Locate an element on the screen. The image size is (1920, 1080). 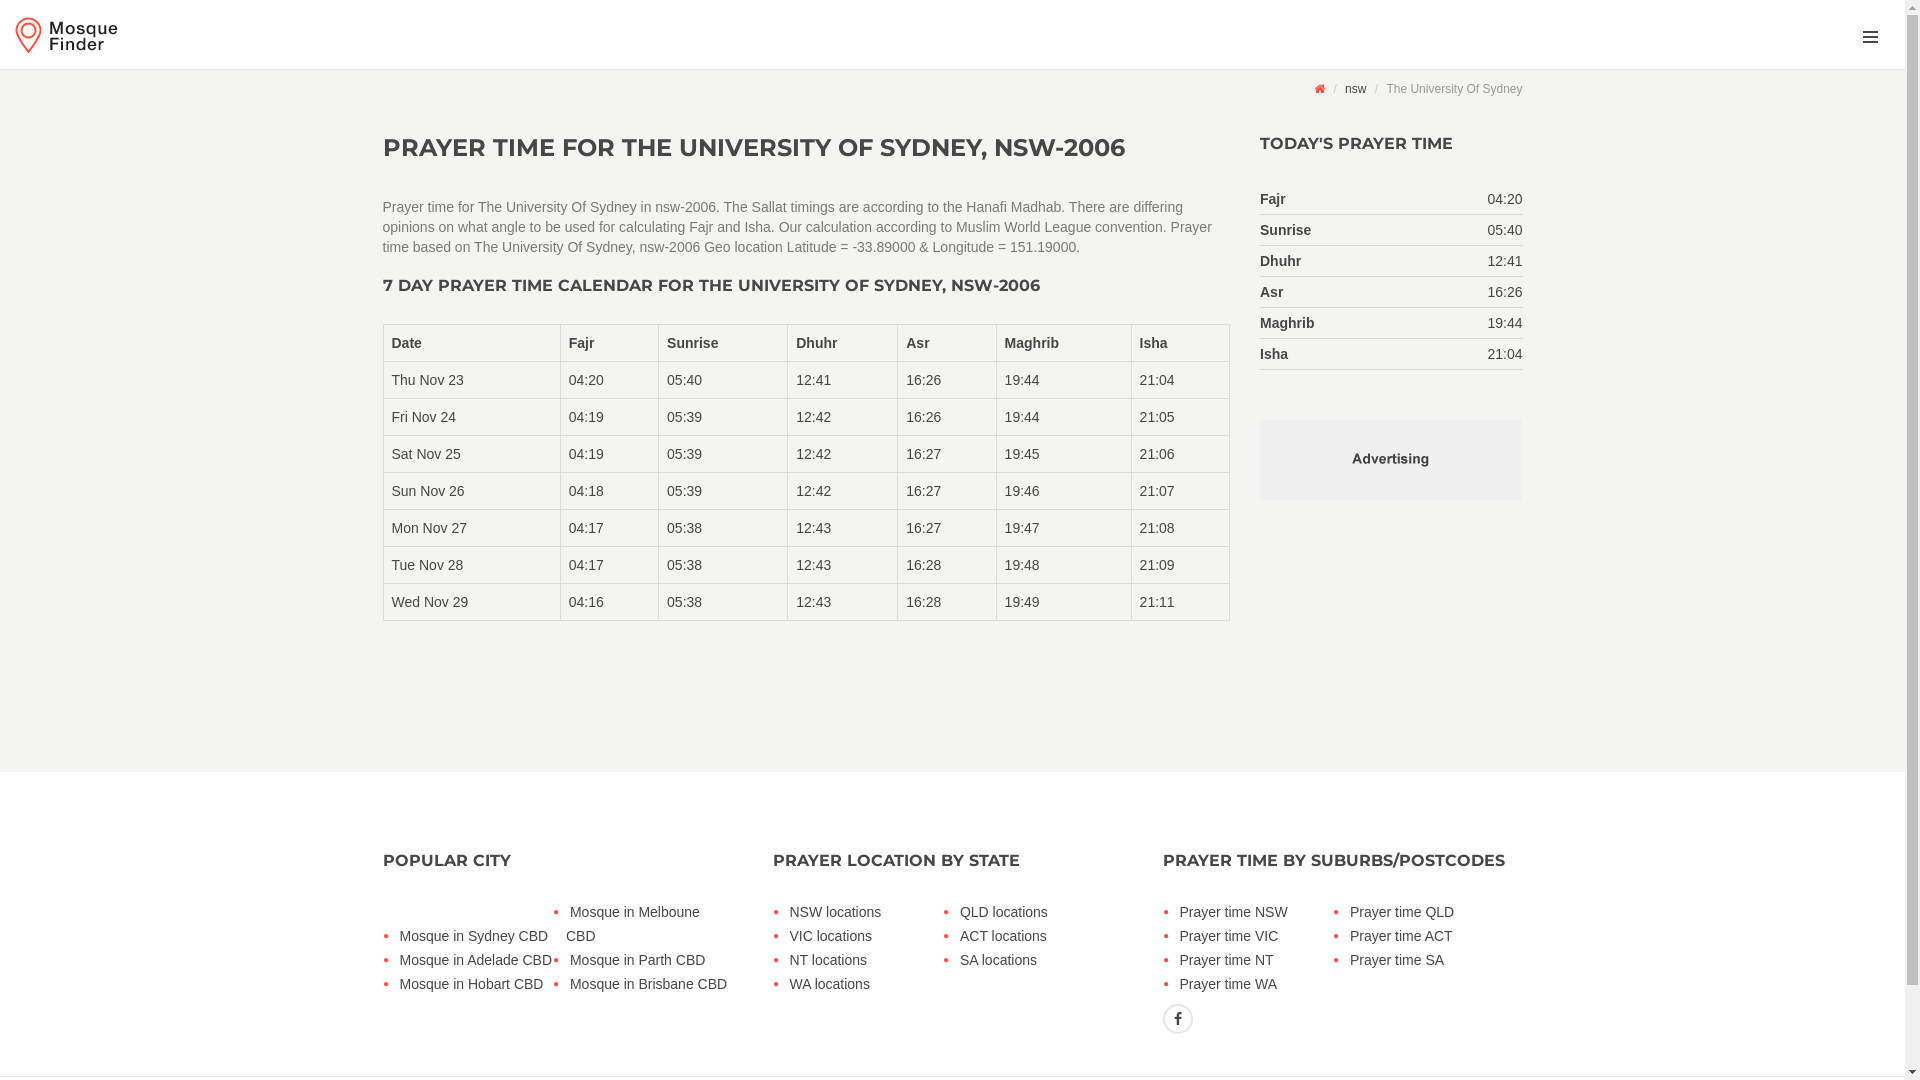
'Prayer time NT' is located at coordinates (1258, 959).